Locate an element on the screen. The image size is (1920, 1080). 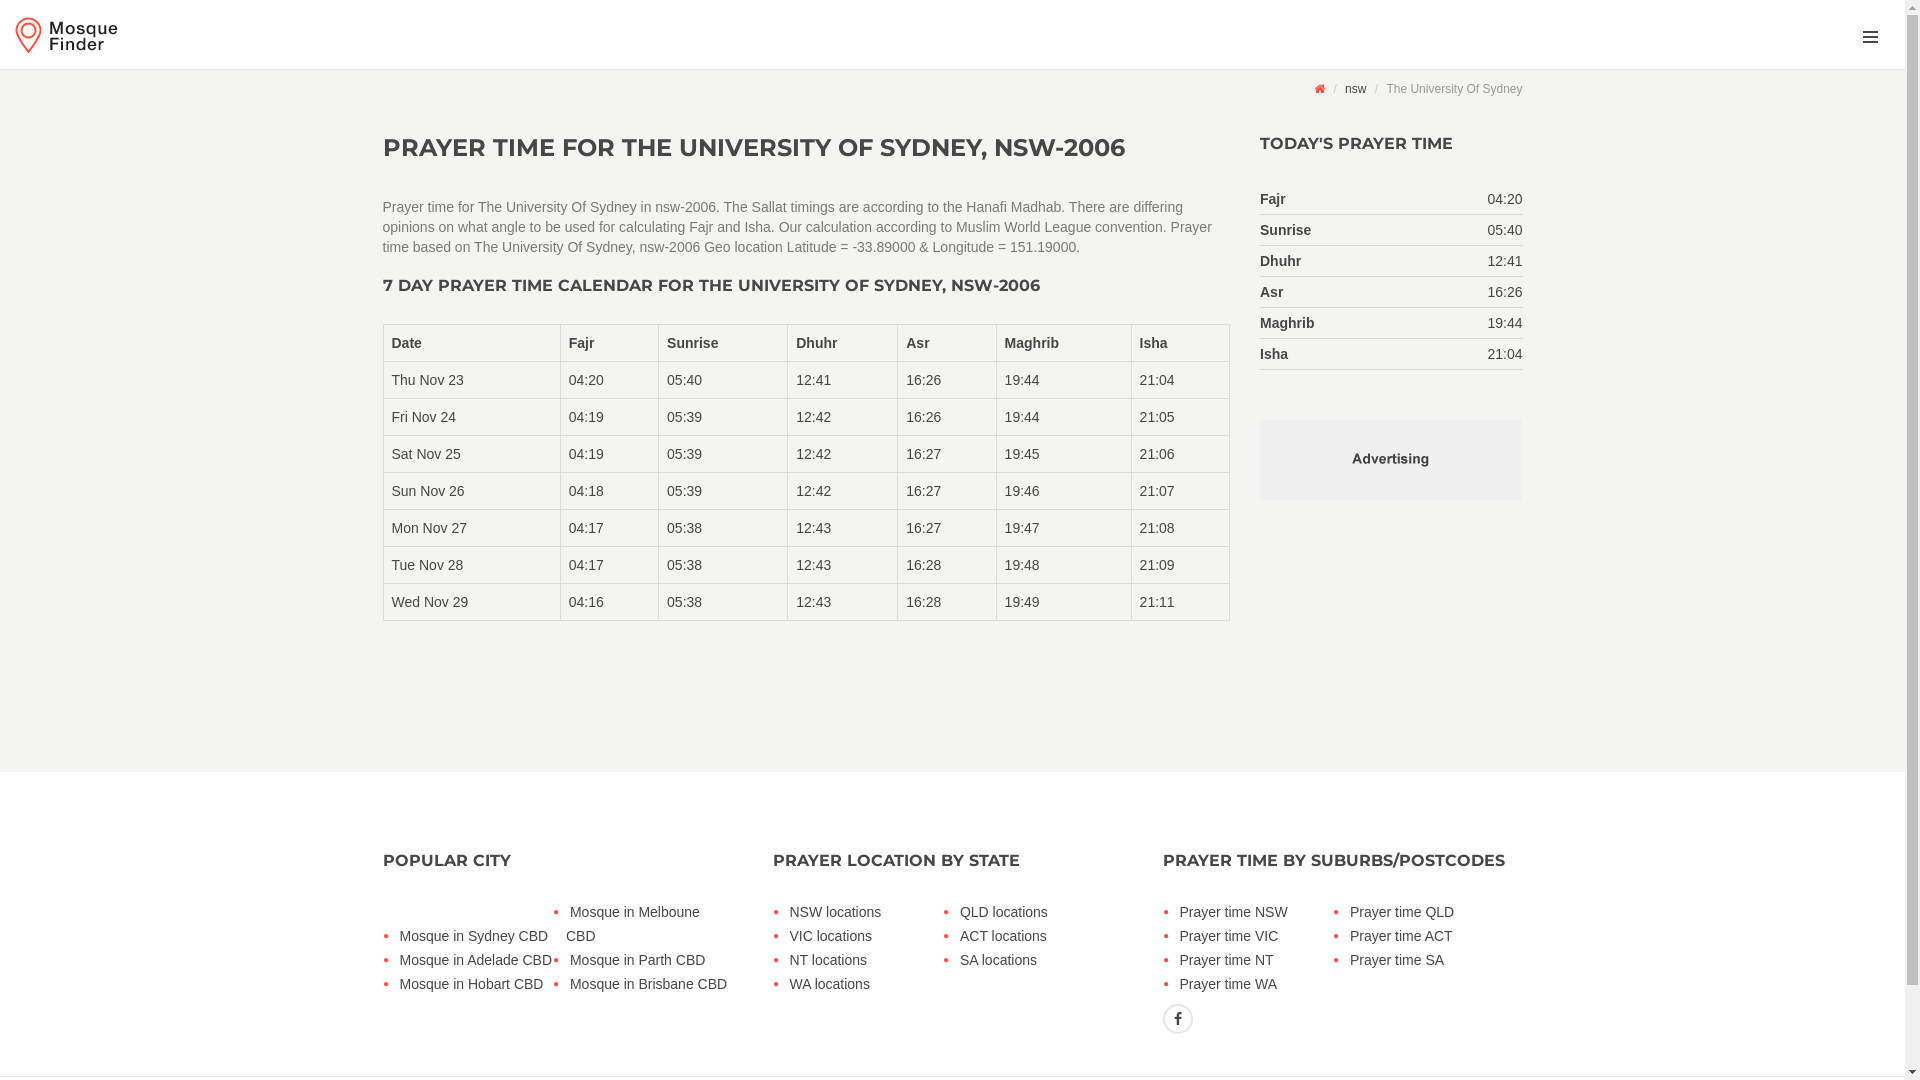
'Prayer time NT' is located at coordinates (1258, 959).